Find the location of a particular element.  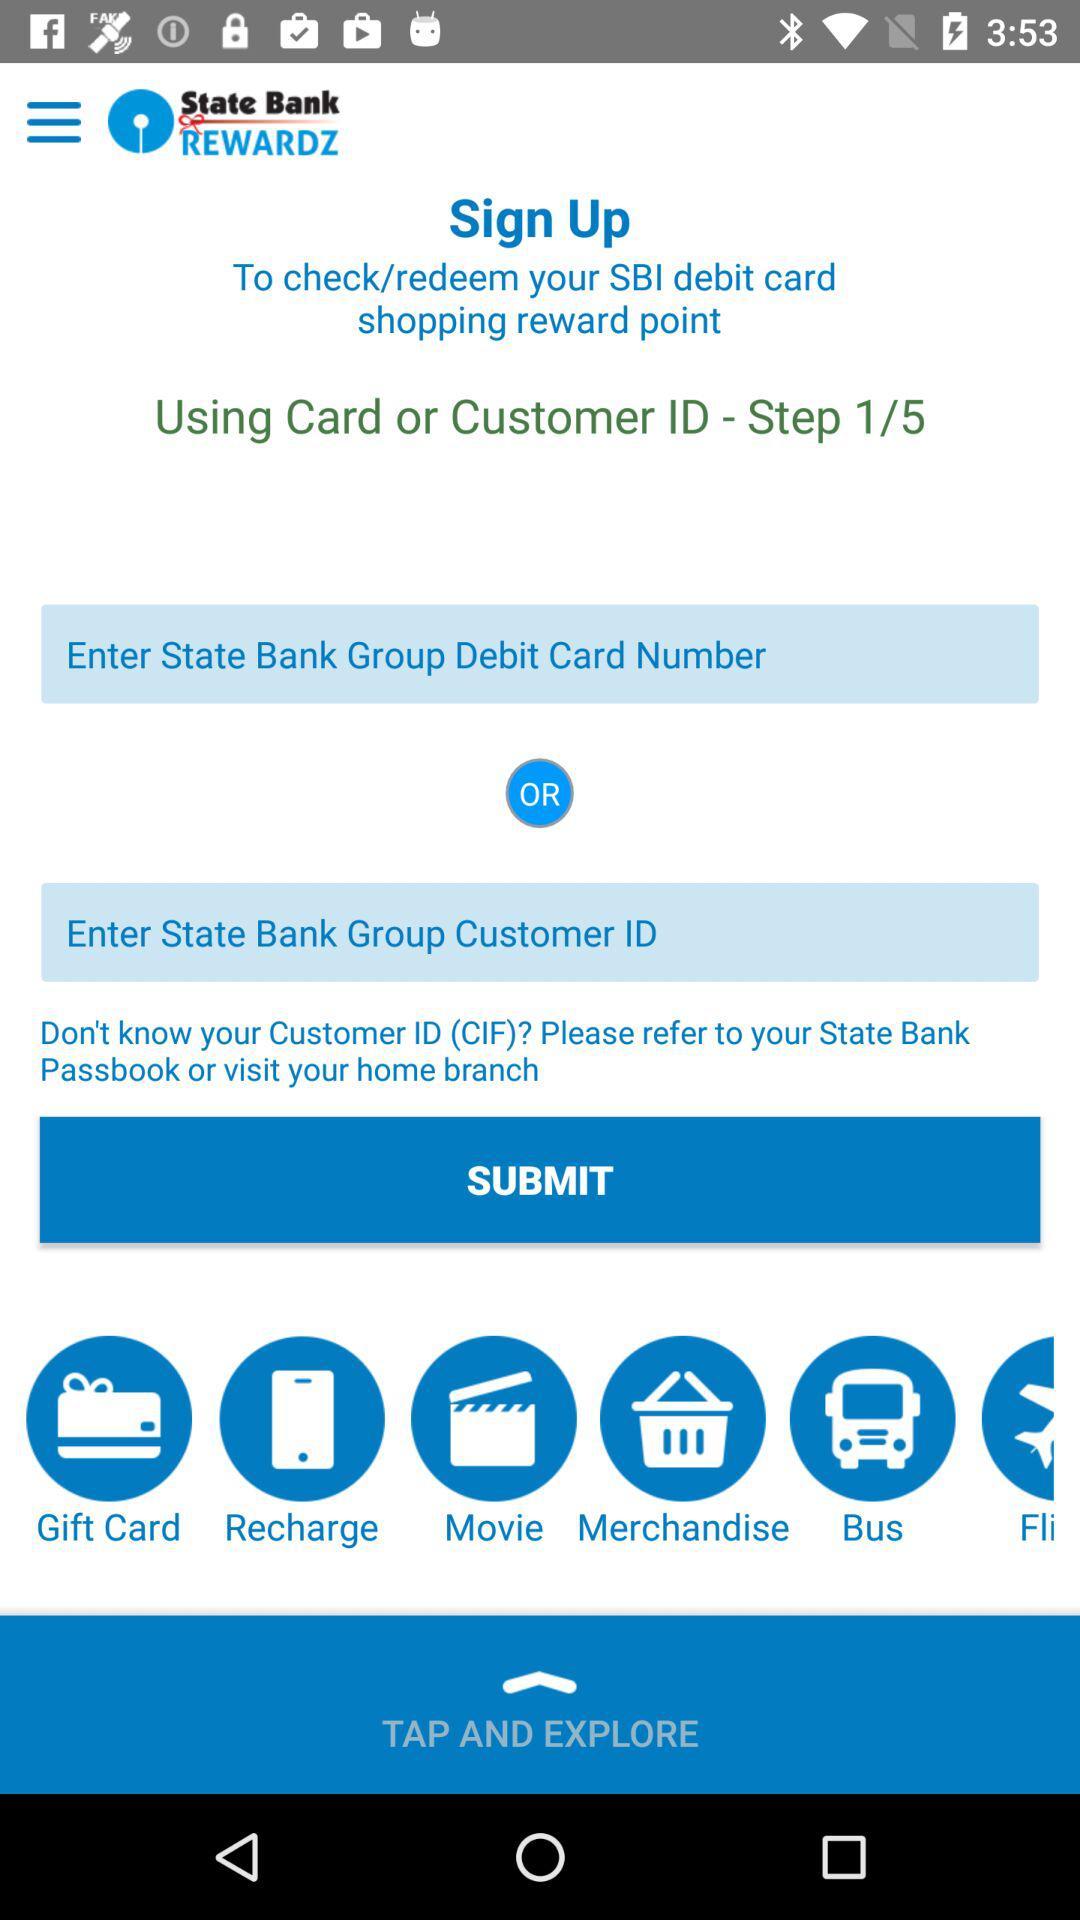

the app next to movie app is located at coordinates (301, 1443).